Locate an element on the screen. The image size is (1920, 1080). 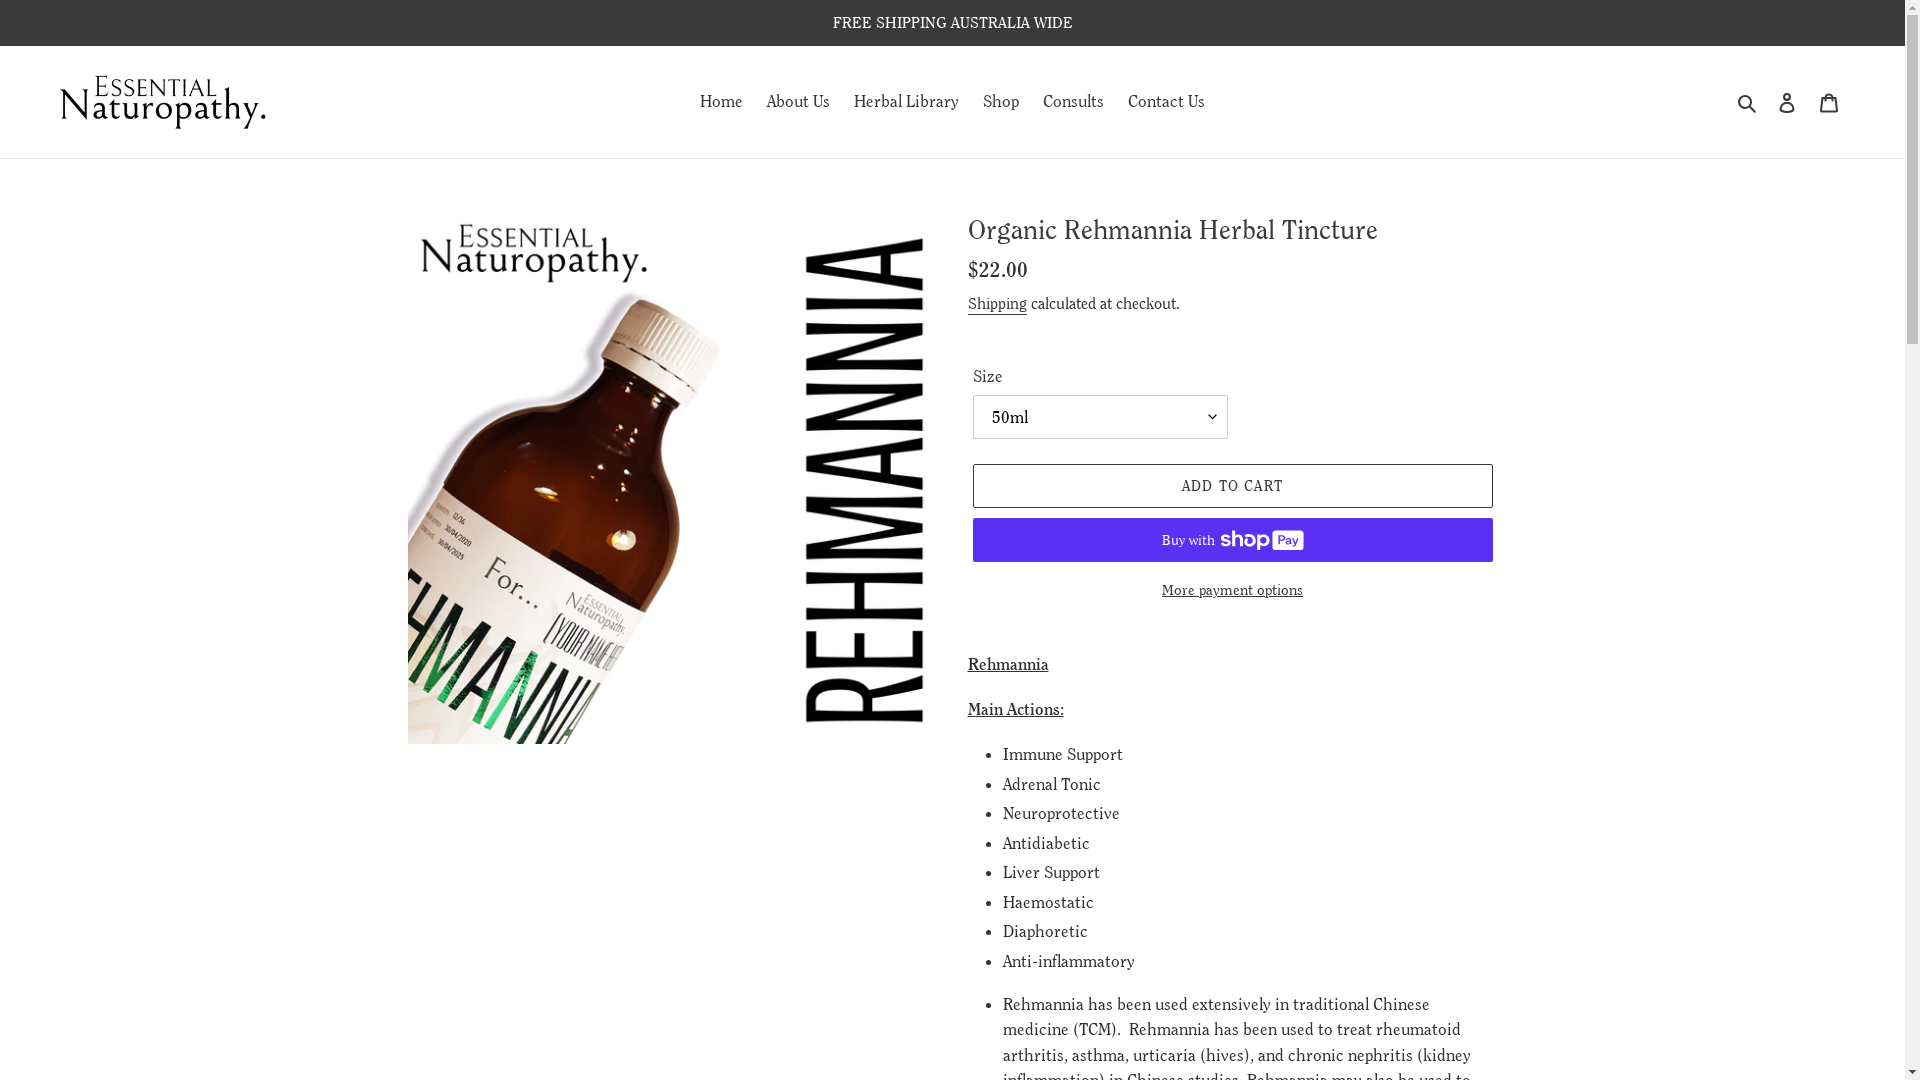
'About Us' is located at coordinates (797, 101).